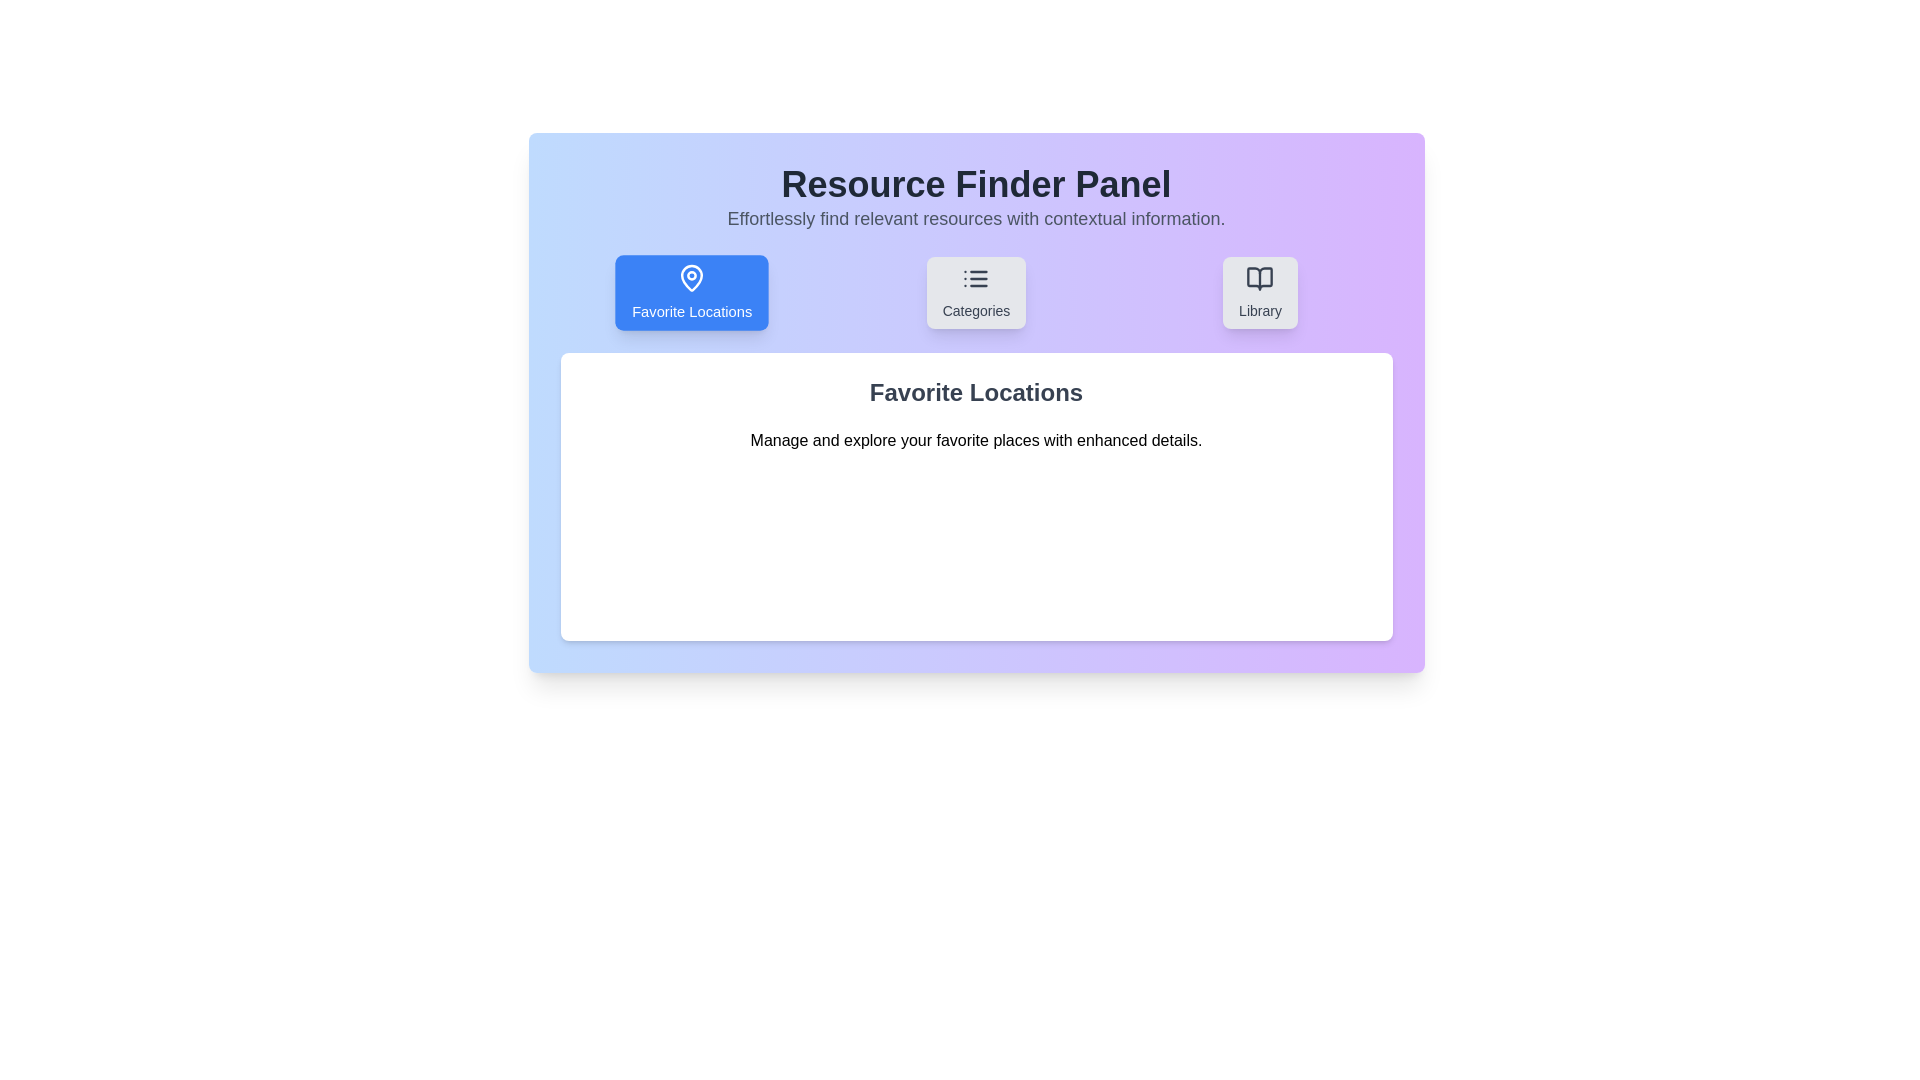 The height and width of the screenshot is (1080, 1920). What do you see at coordinates (976, 293) in the screenshot?
I see `the Categories tab to view its content` at bounding box center [976, 293].